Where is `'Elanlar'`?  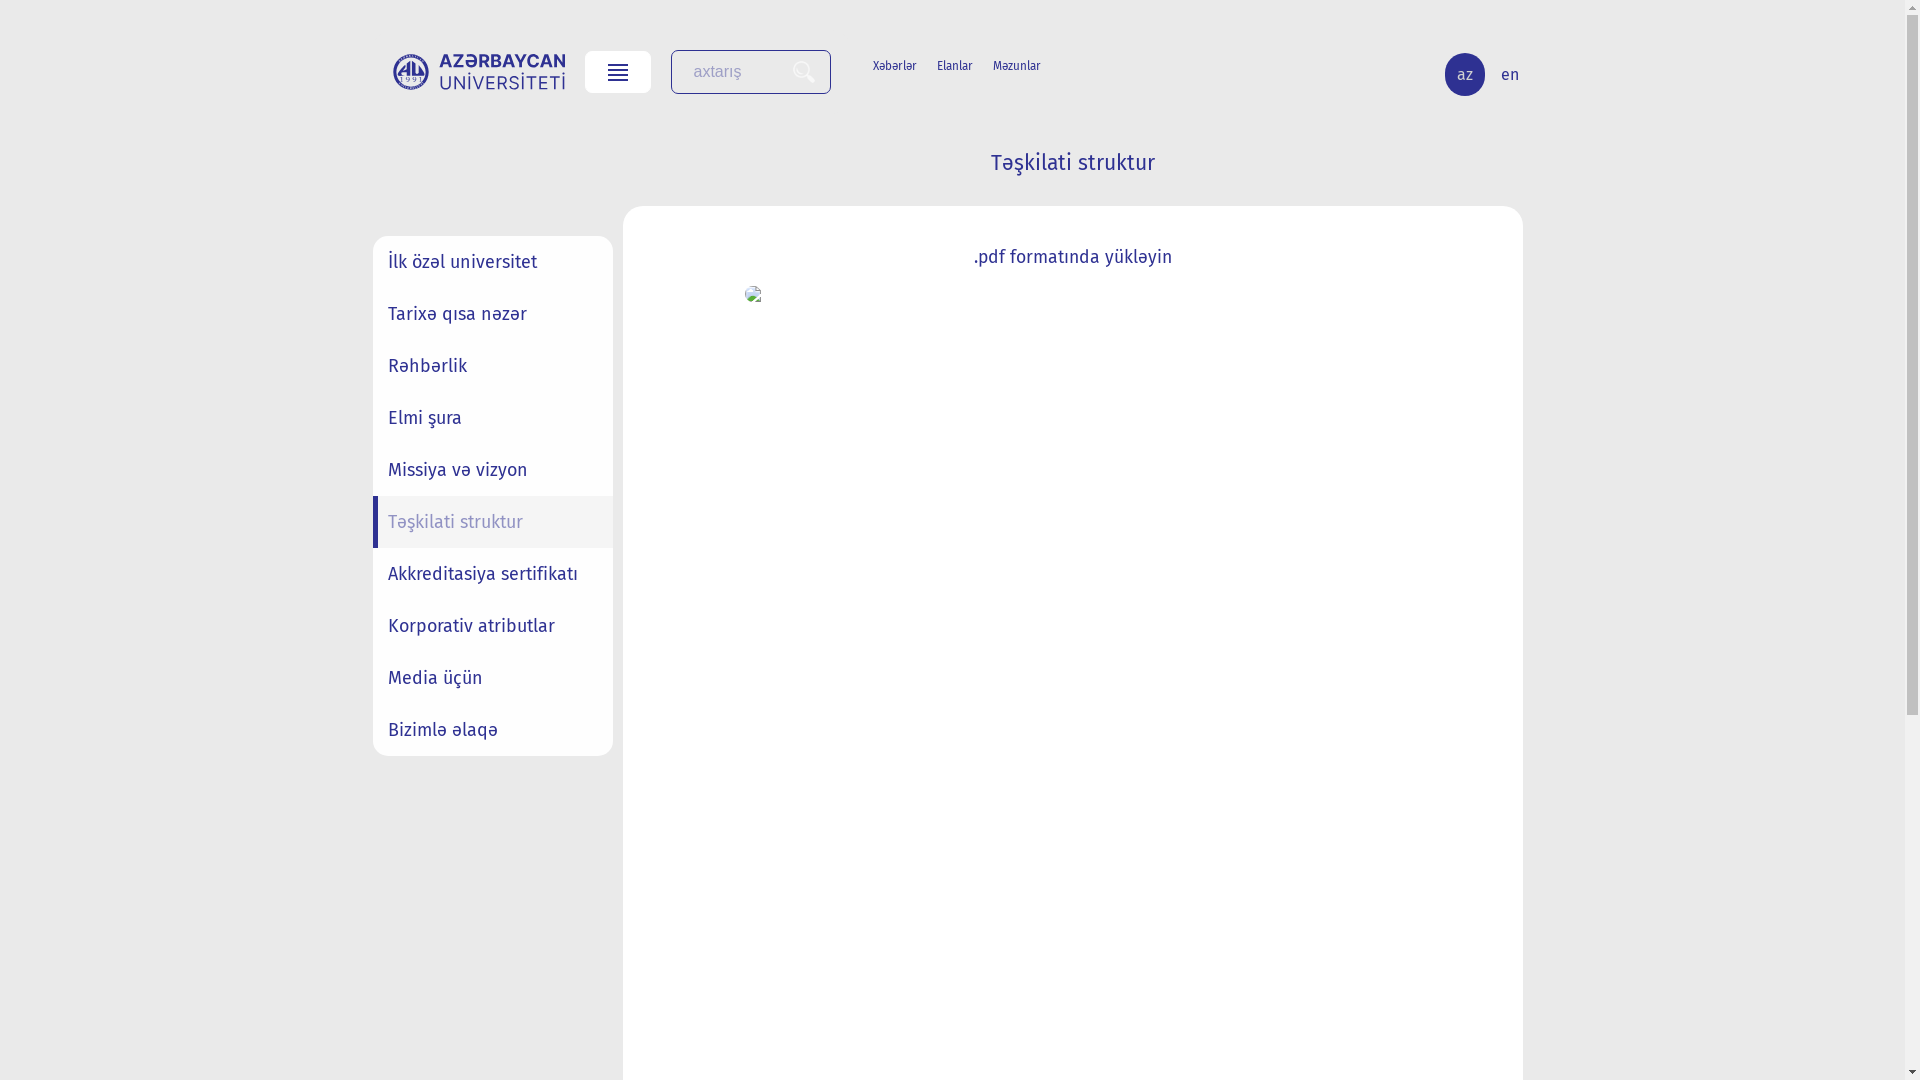
'Elanlar' is located at coordinates (964, 64).